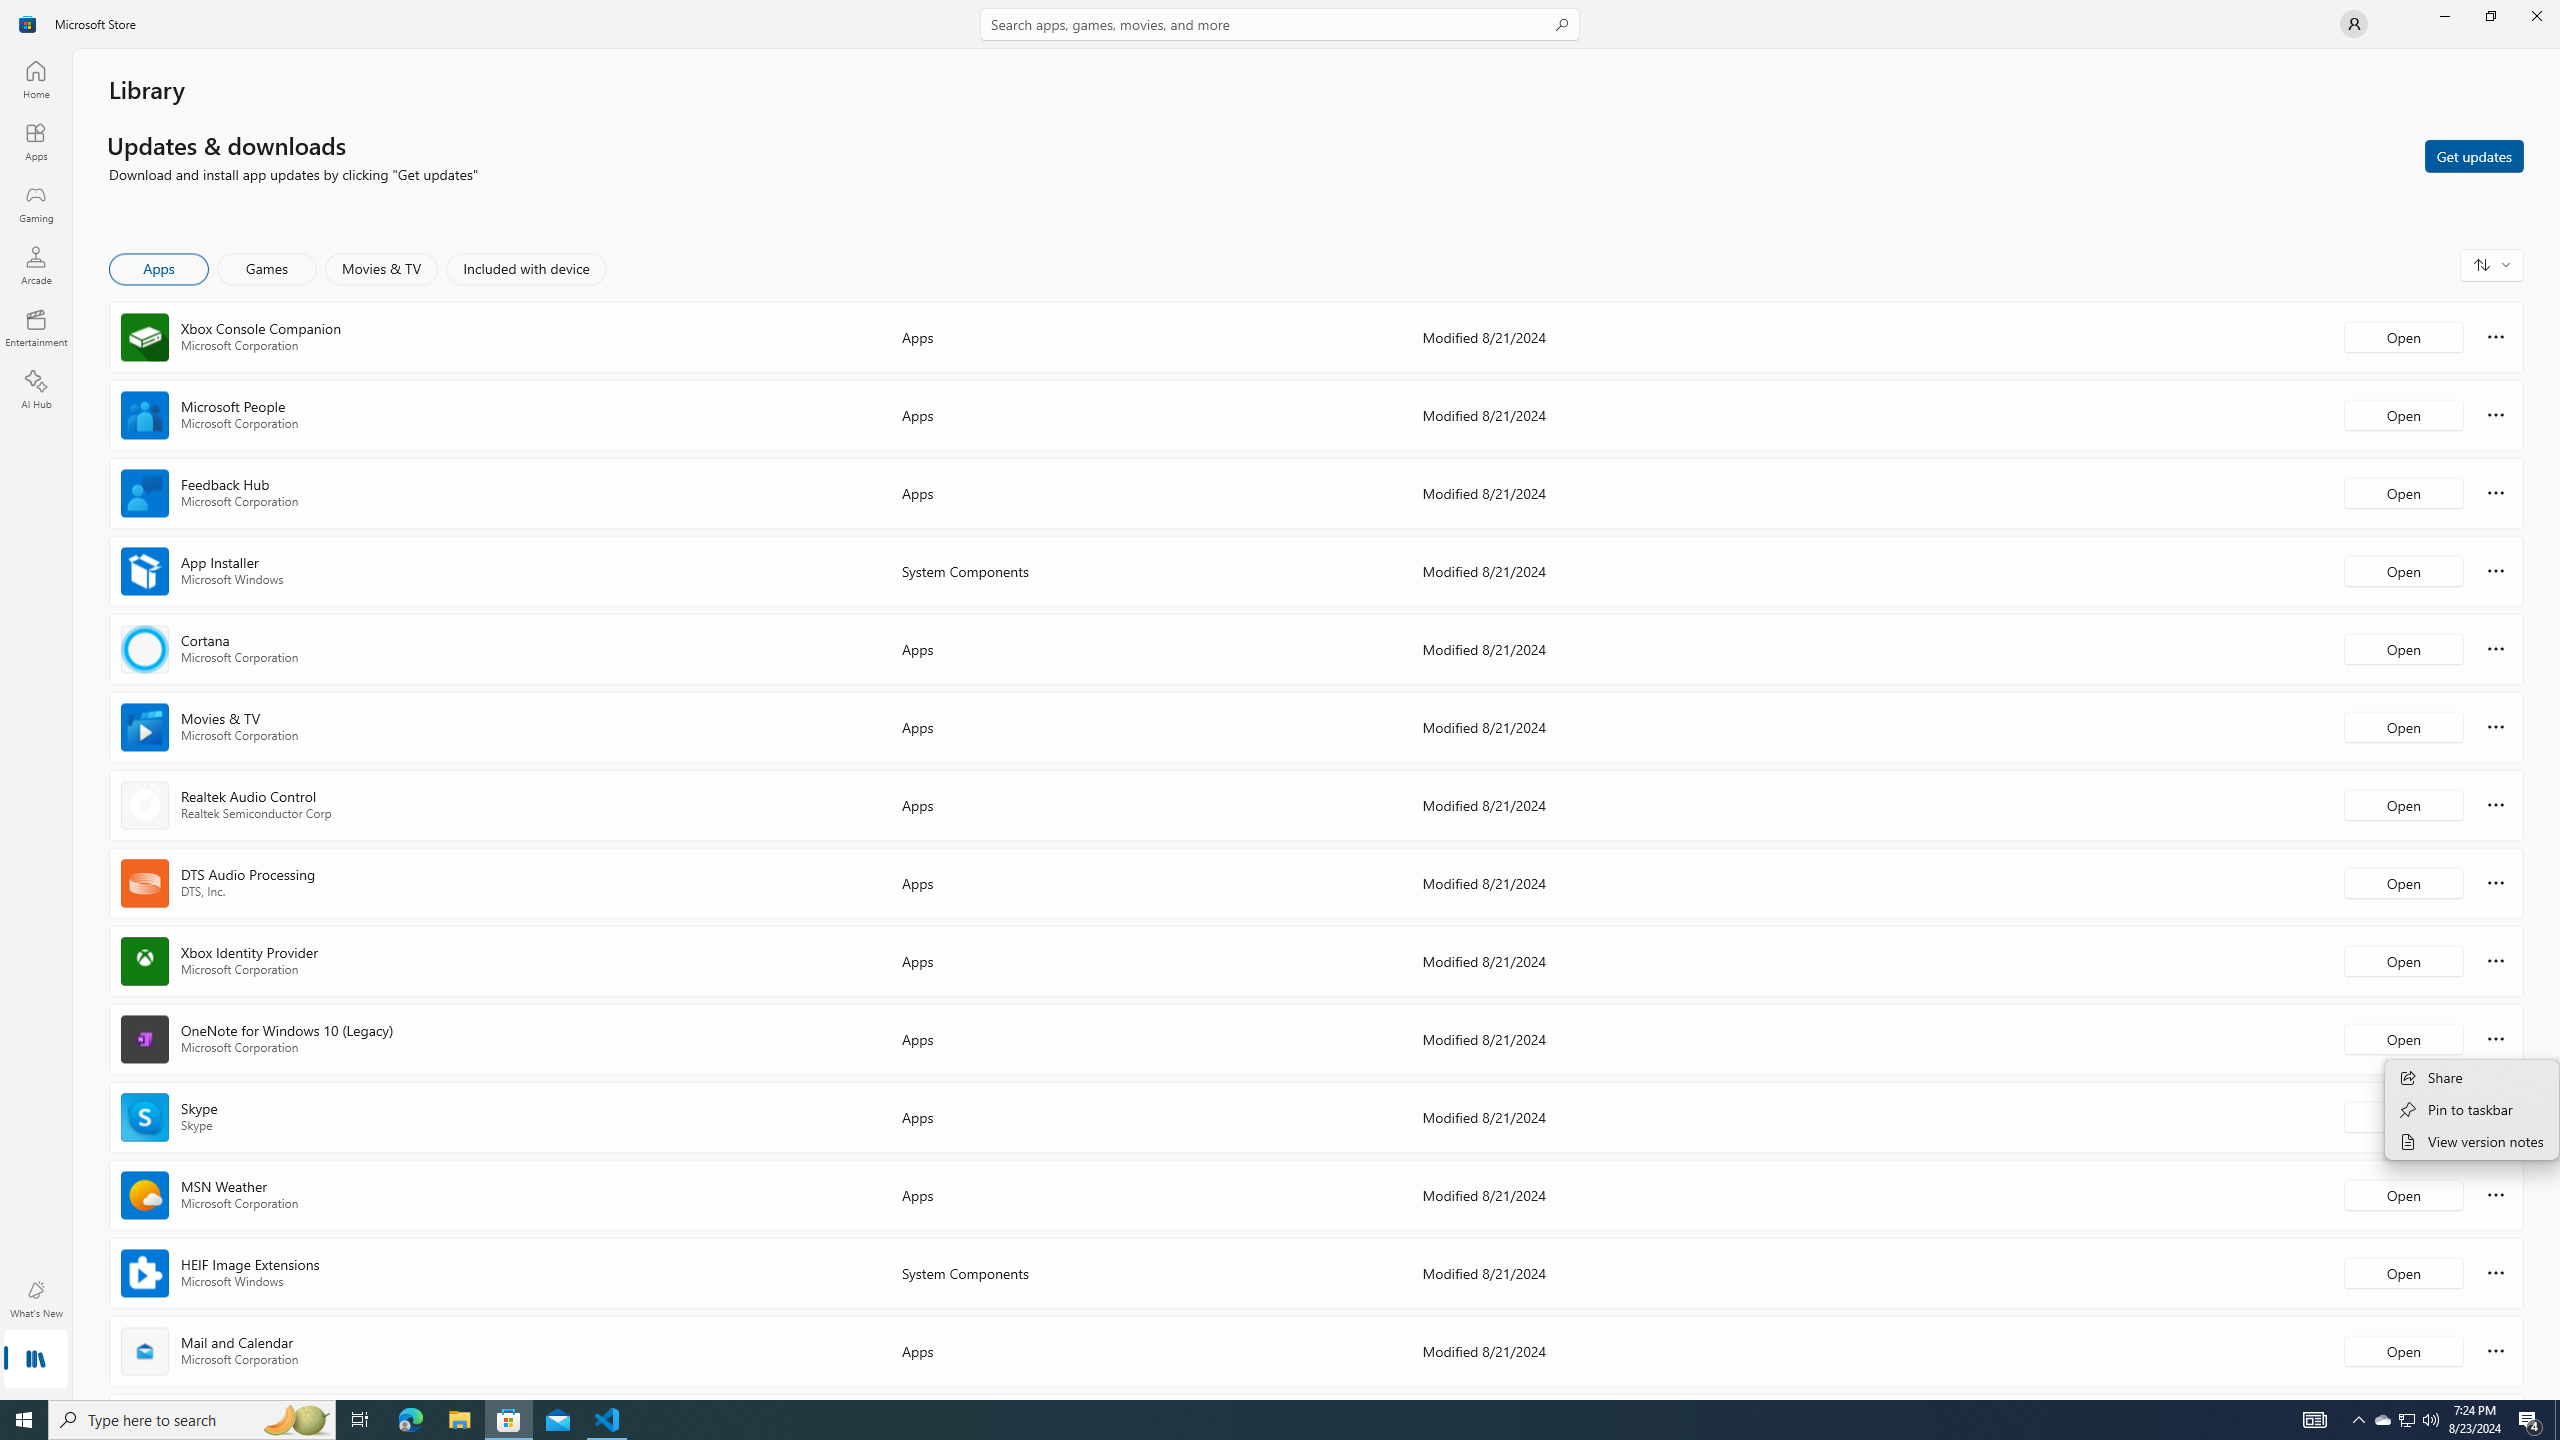 This screenshot has height=1440, width=2560. I want to click on 'Home', so click(34, 78).